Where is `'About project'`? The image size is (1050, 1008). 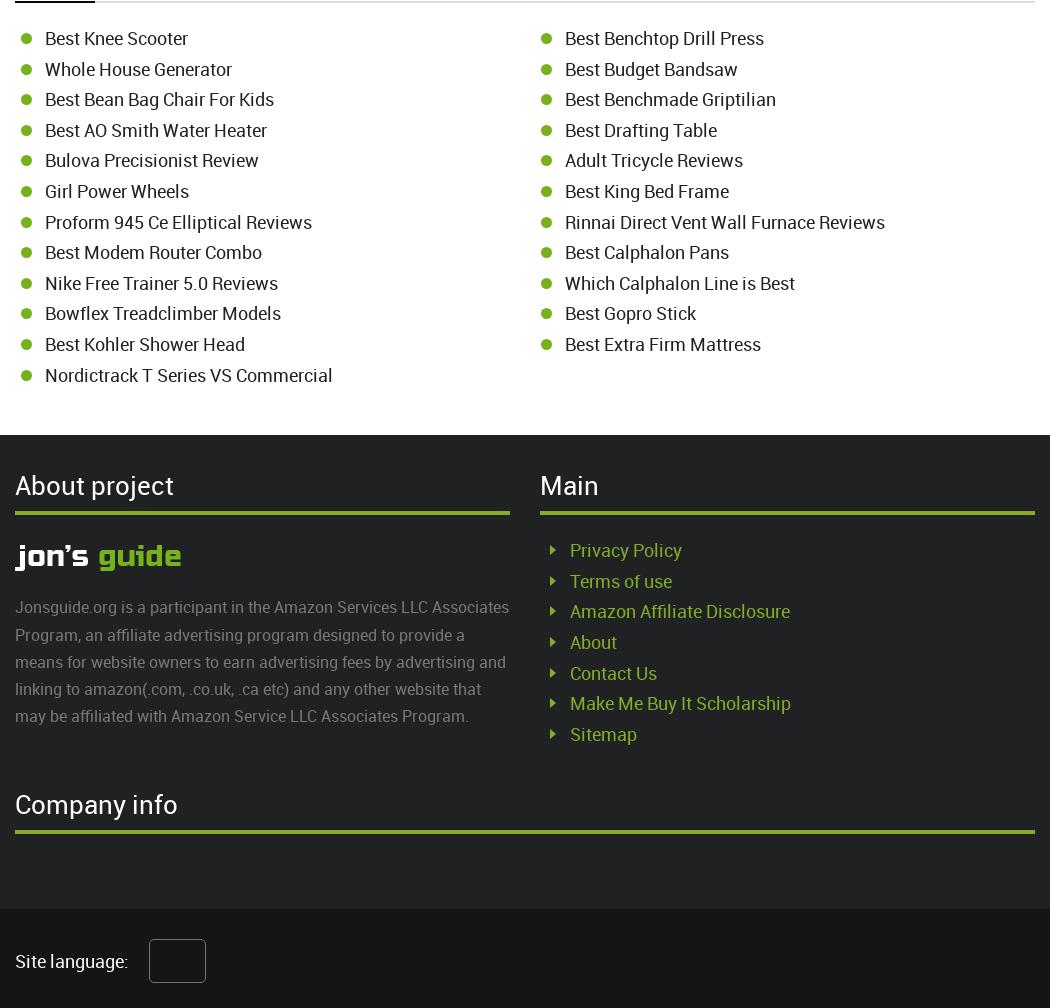 'About project' is located at coordinates (94, 485).